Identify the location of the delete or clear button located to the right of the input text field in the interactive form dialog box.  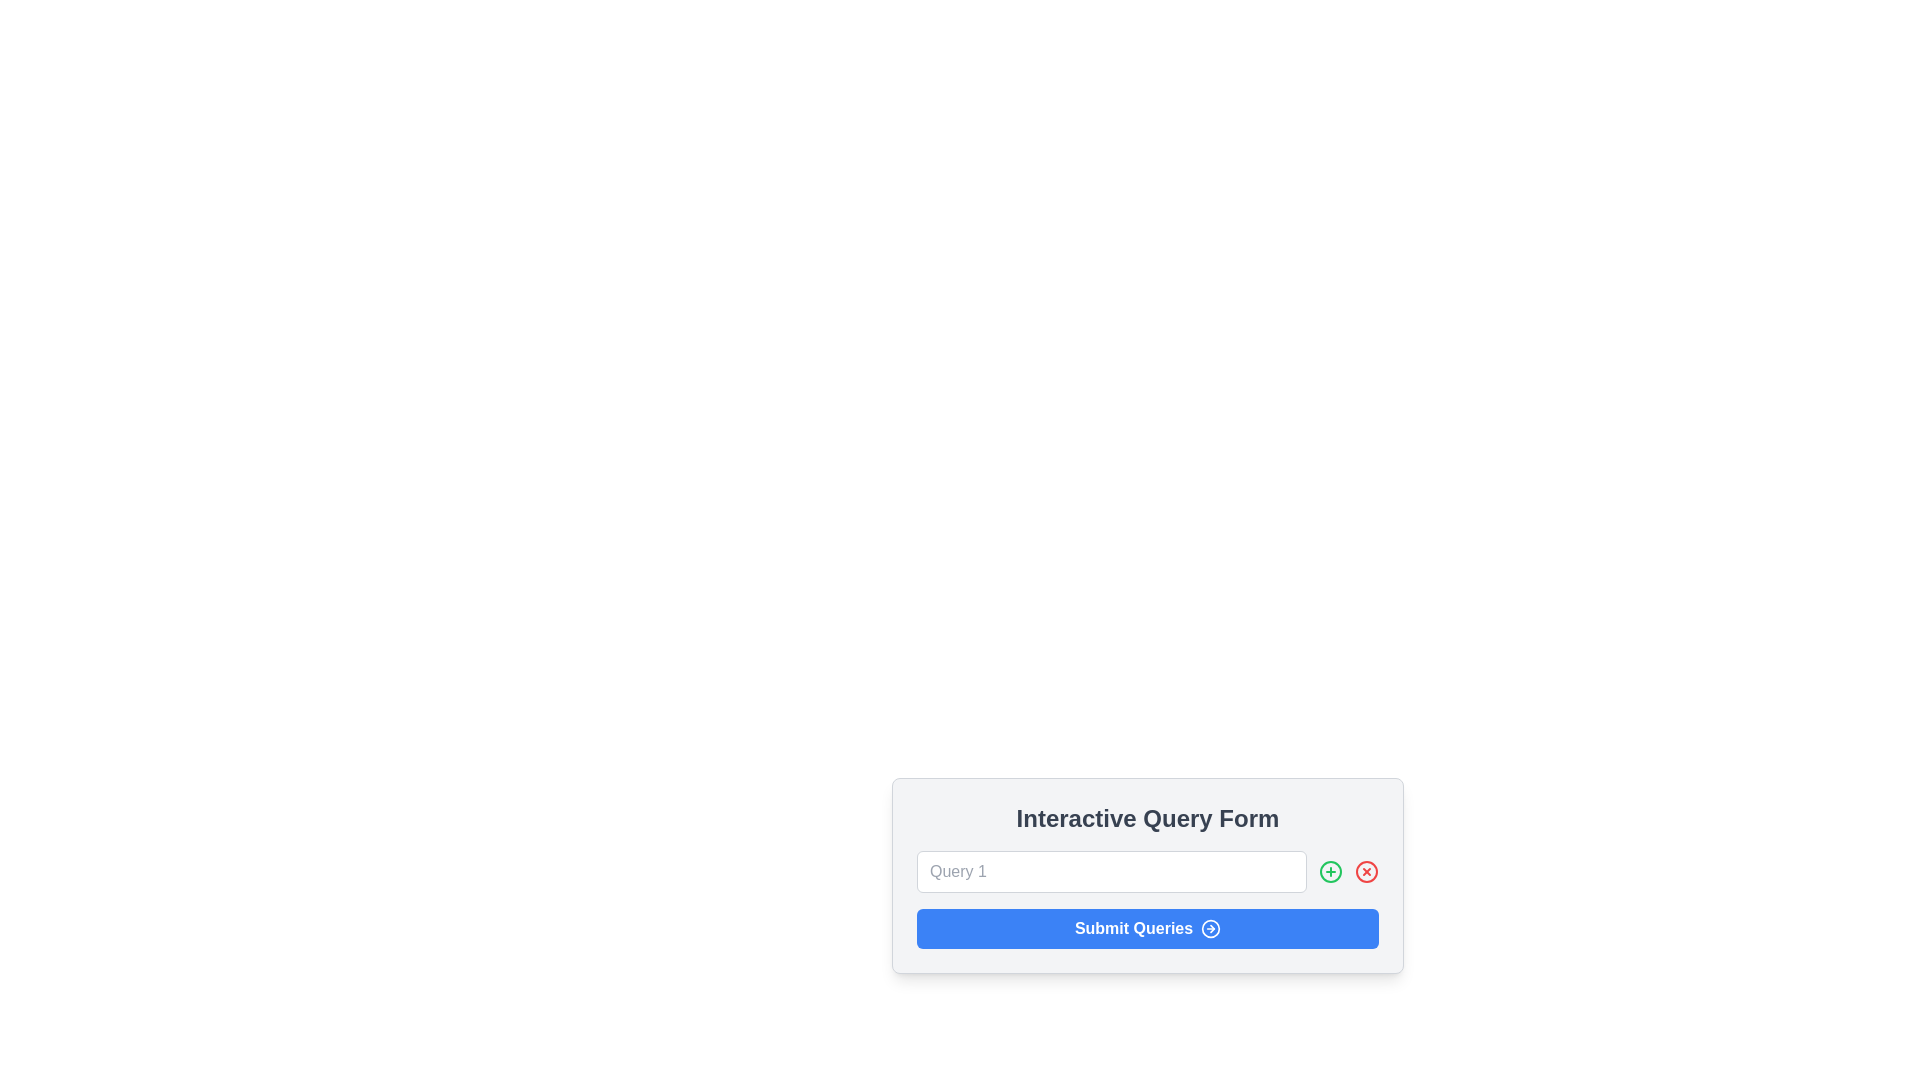
(1366, 870).